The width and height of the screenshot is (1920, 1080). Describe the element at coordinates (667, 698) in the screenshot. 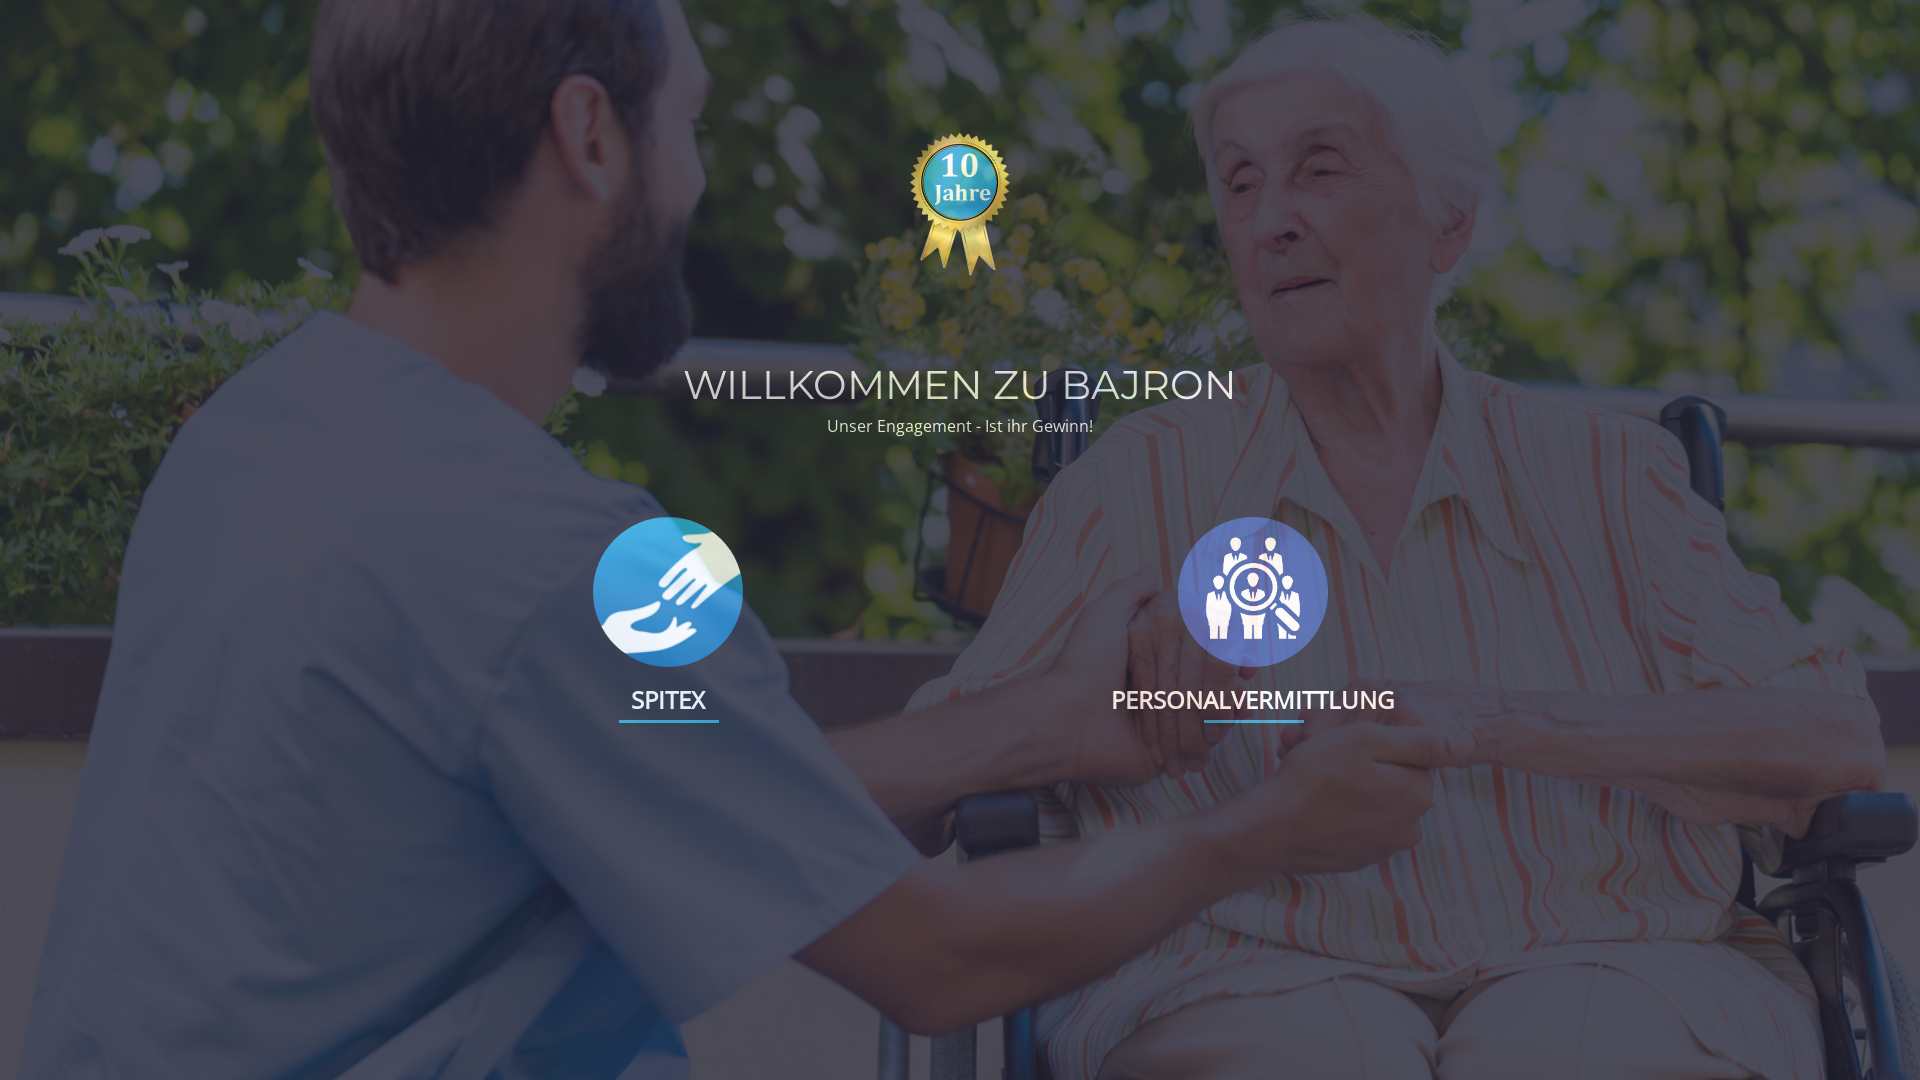

I see `'SPITEX'` at that location.